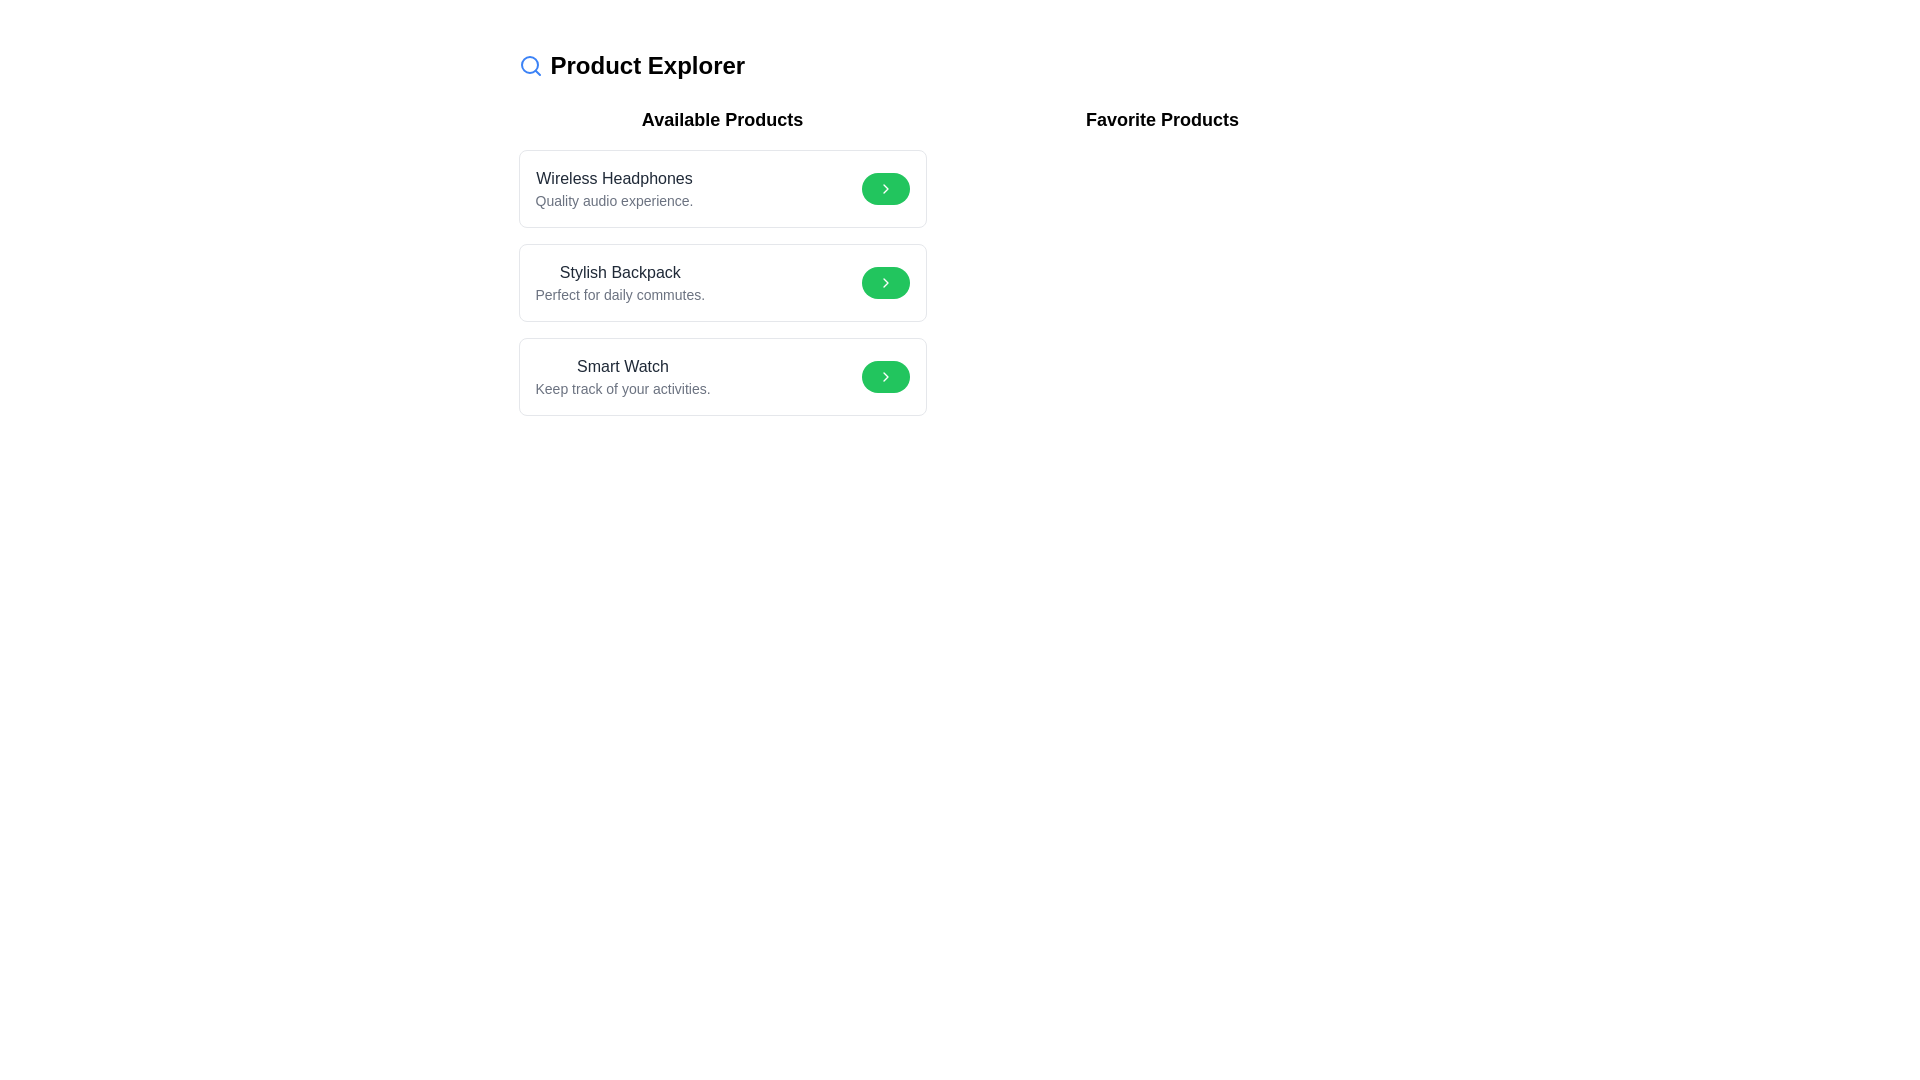  Describe the element at coordinates (884, 189) in the screenshot. I see `the navigation icon within the green button located to the right of the 'Wireless Headphones' text in the 'Available Products' section` at that location.